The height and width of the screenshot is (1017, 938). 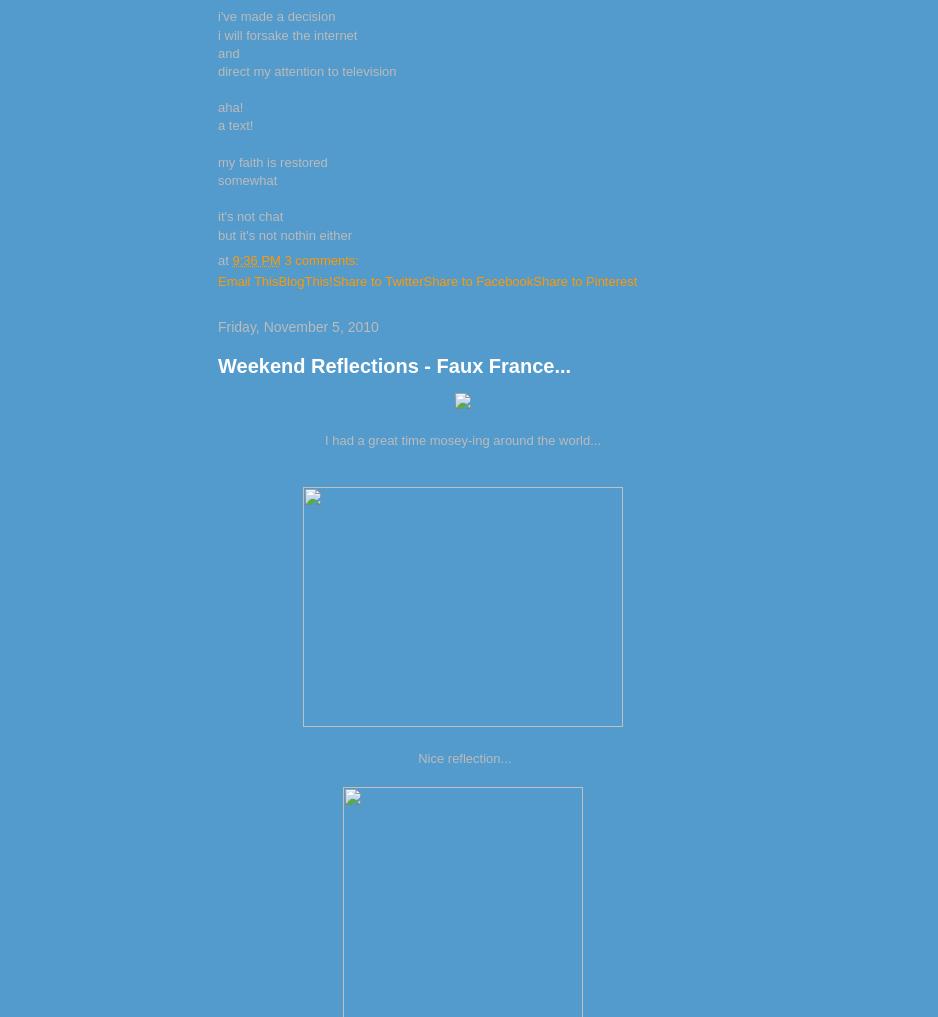 I want to click on 'Email This', so click(x=247, y=280).